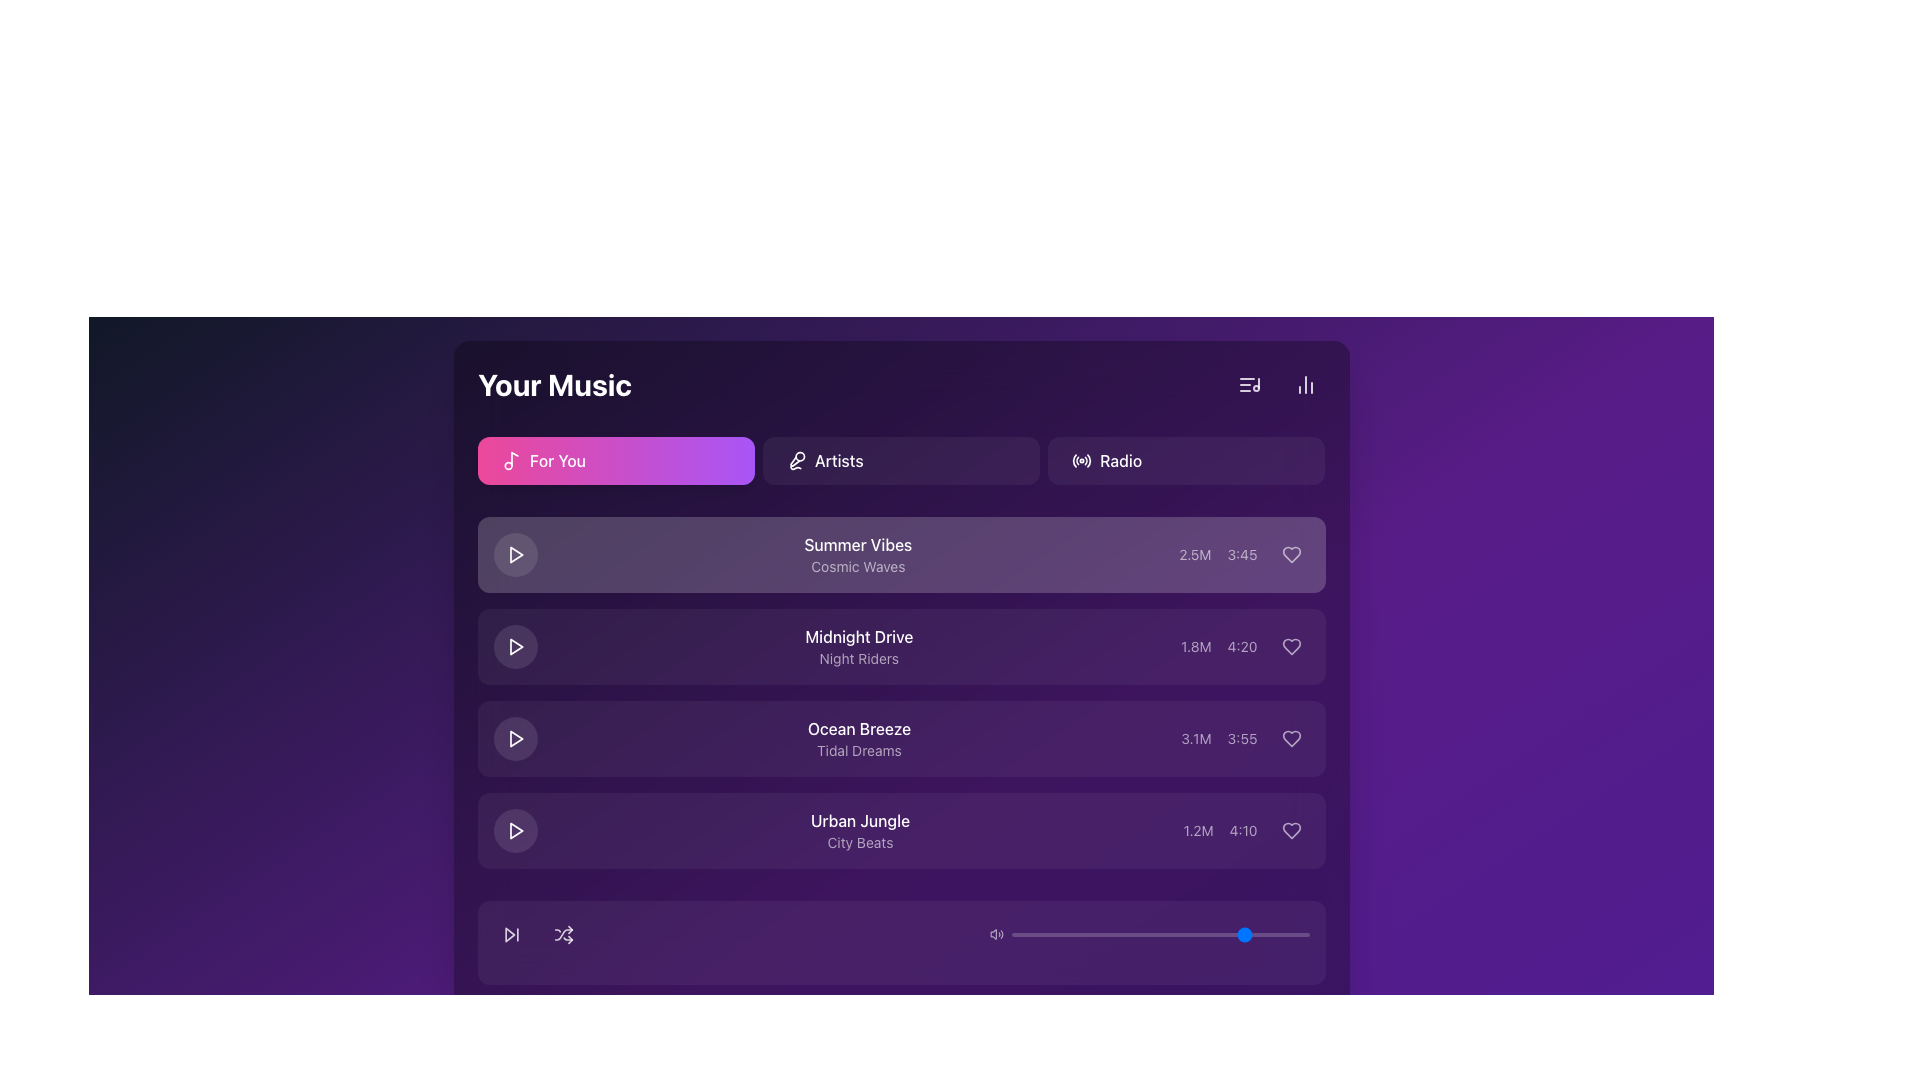 The height and width of the screenshot is (1080, 1920). I want to click on the text label displaying '1.8M', which is located to the right of the 'Midnight Drive' song title and precedes the playtime '4:20' label, so click(1196, 647).